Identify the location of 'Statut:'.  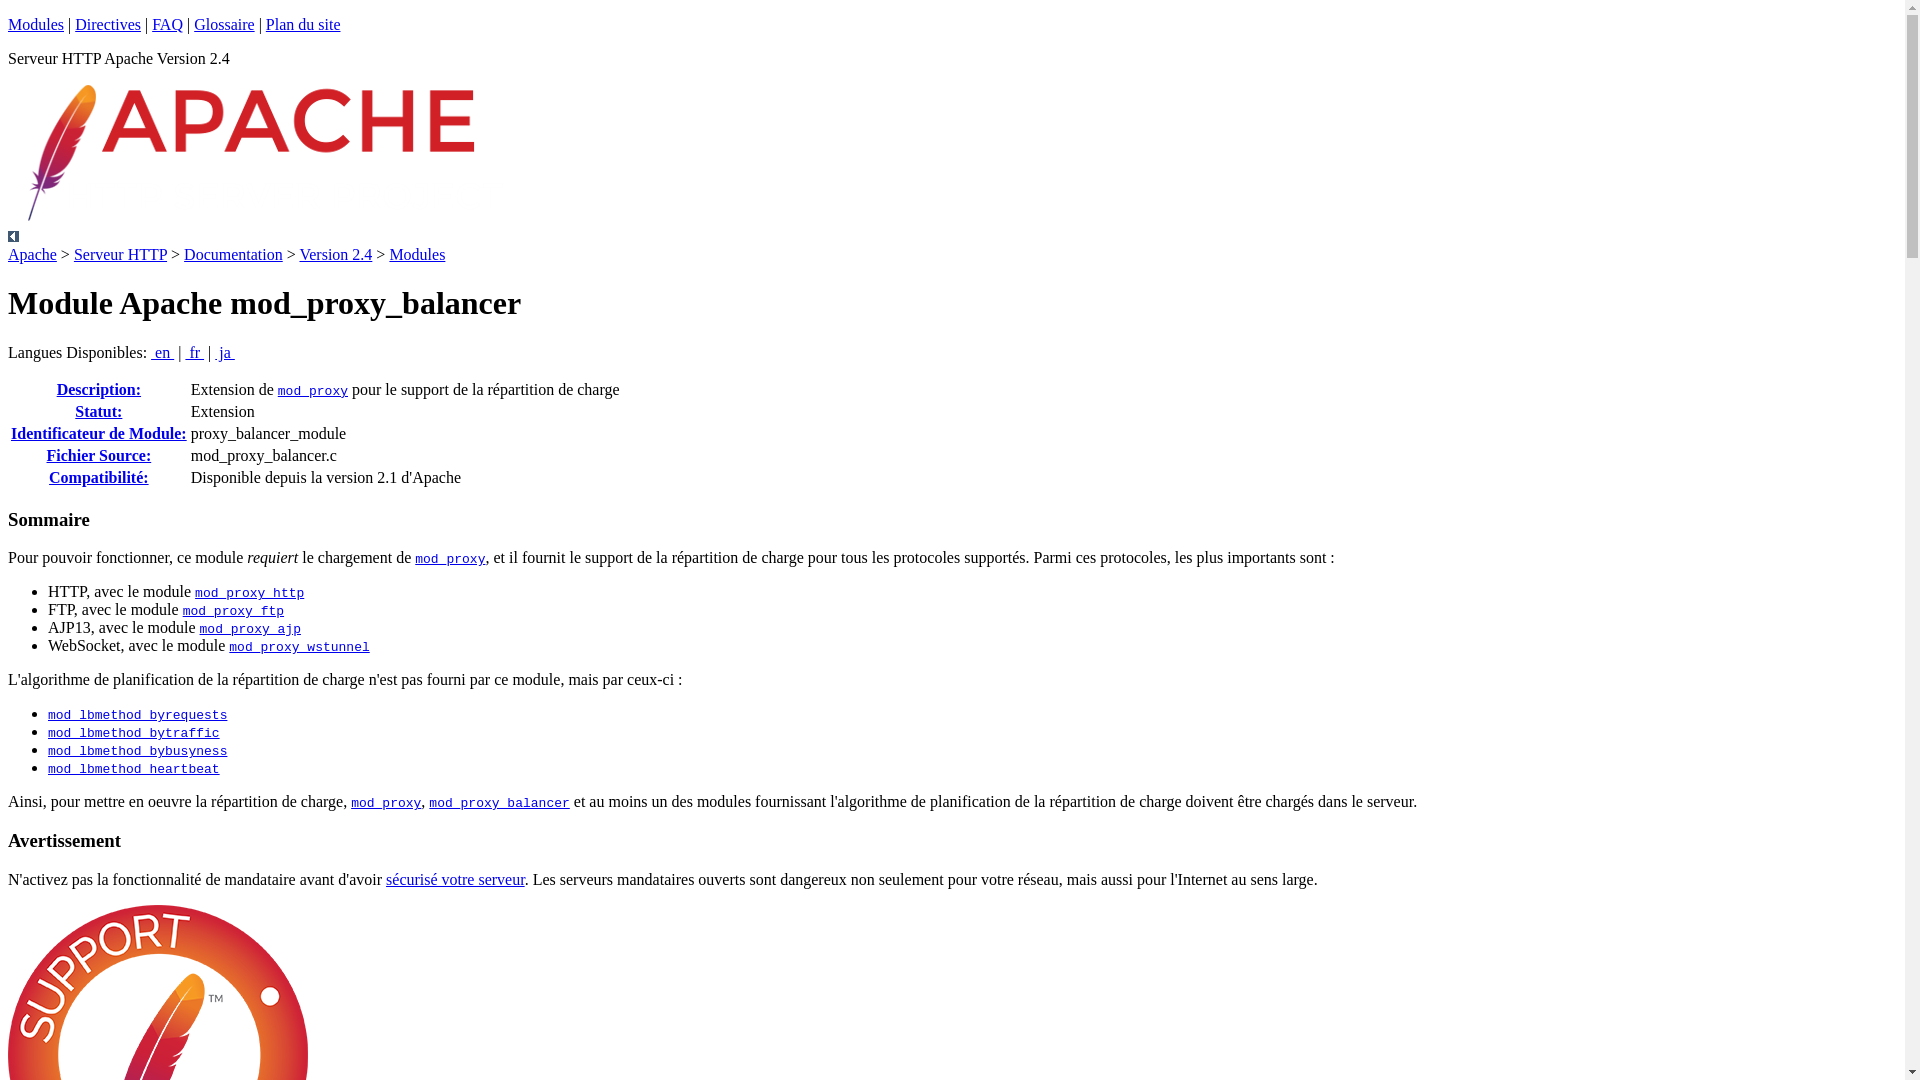
(97, 410).